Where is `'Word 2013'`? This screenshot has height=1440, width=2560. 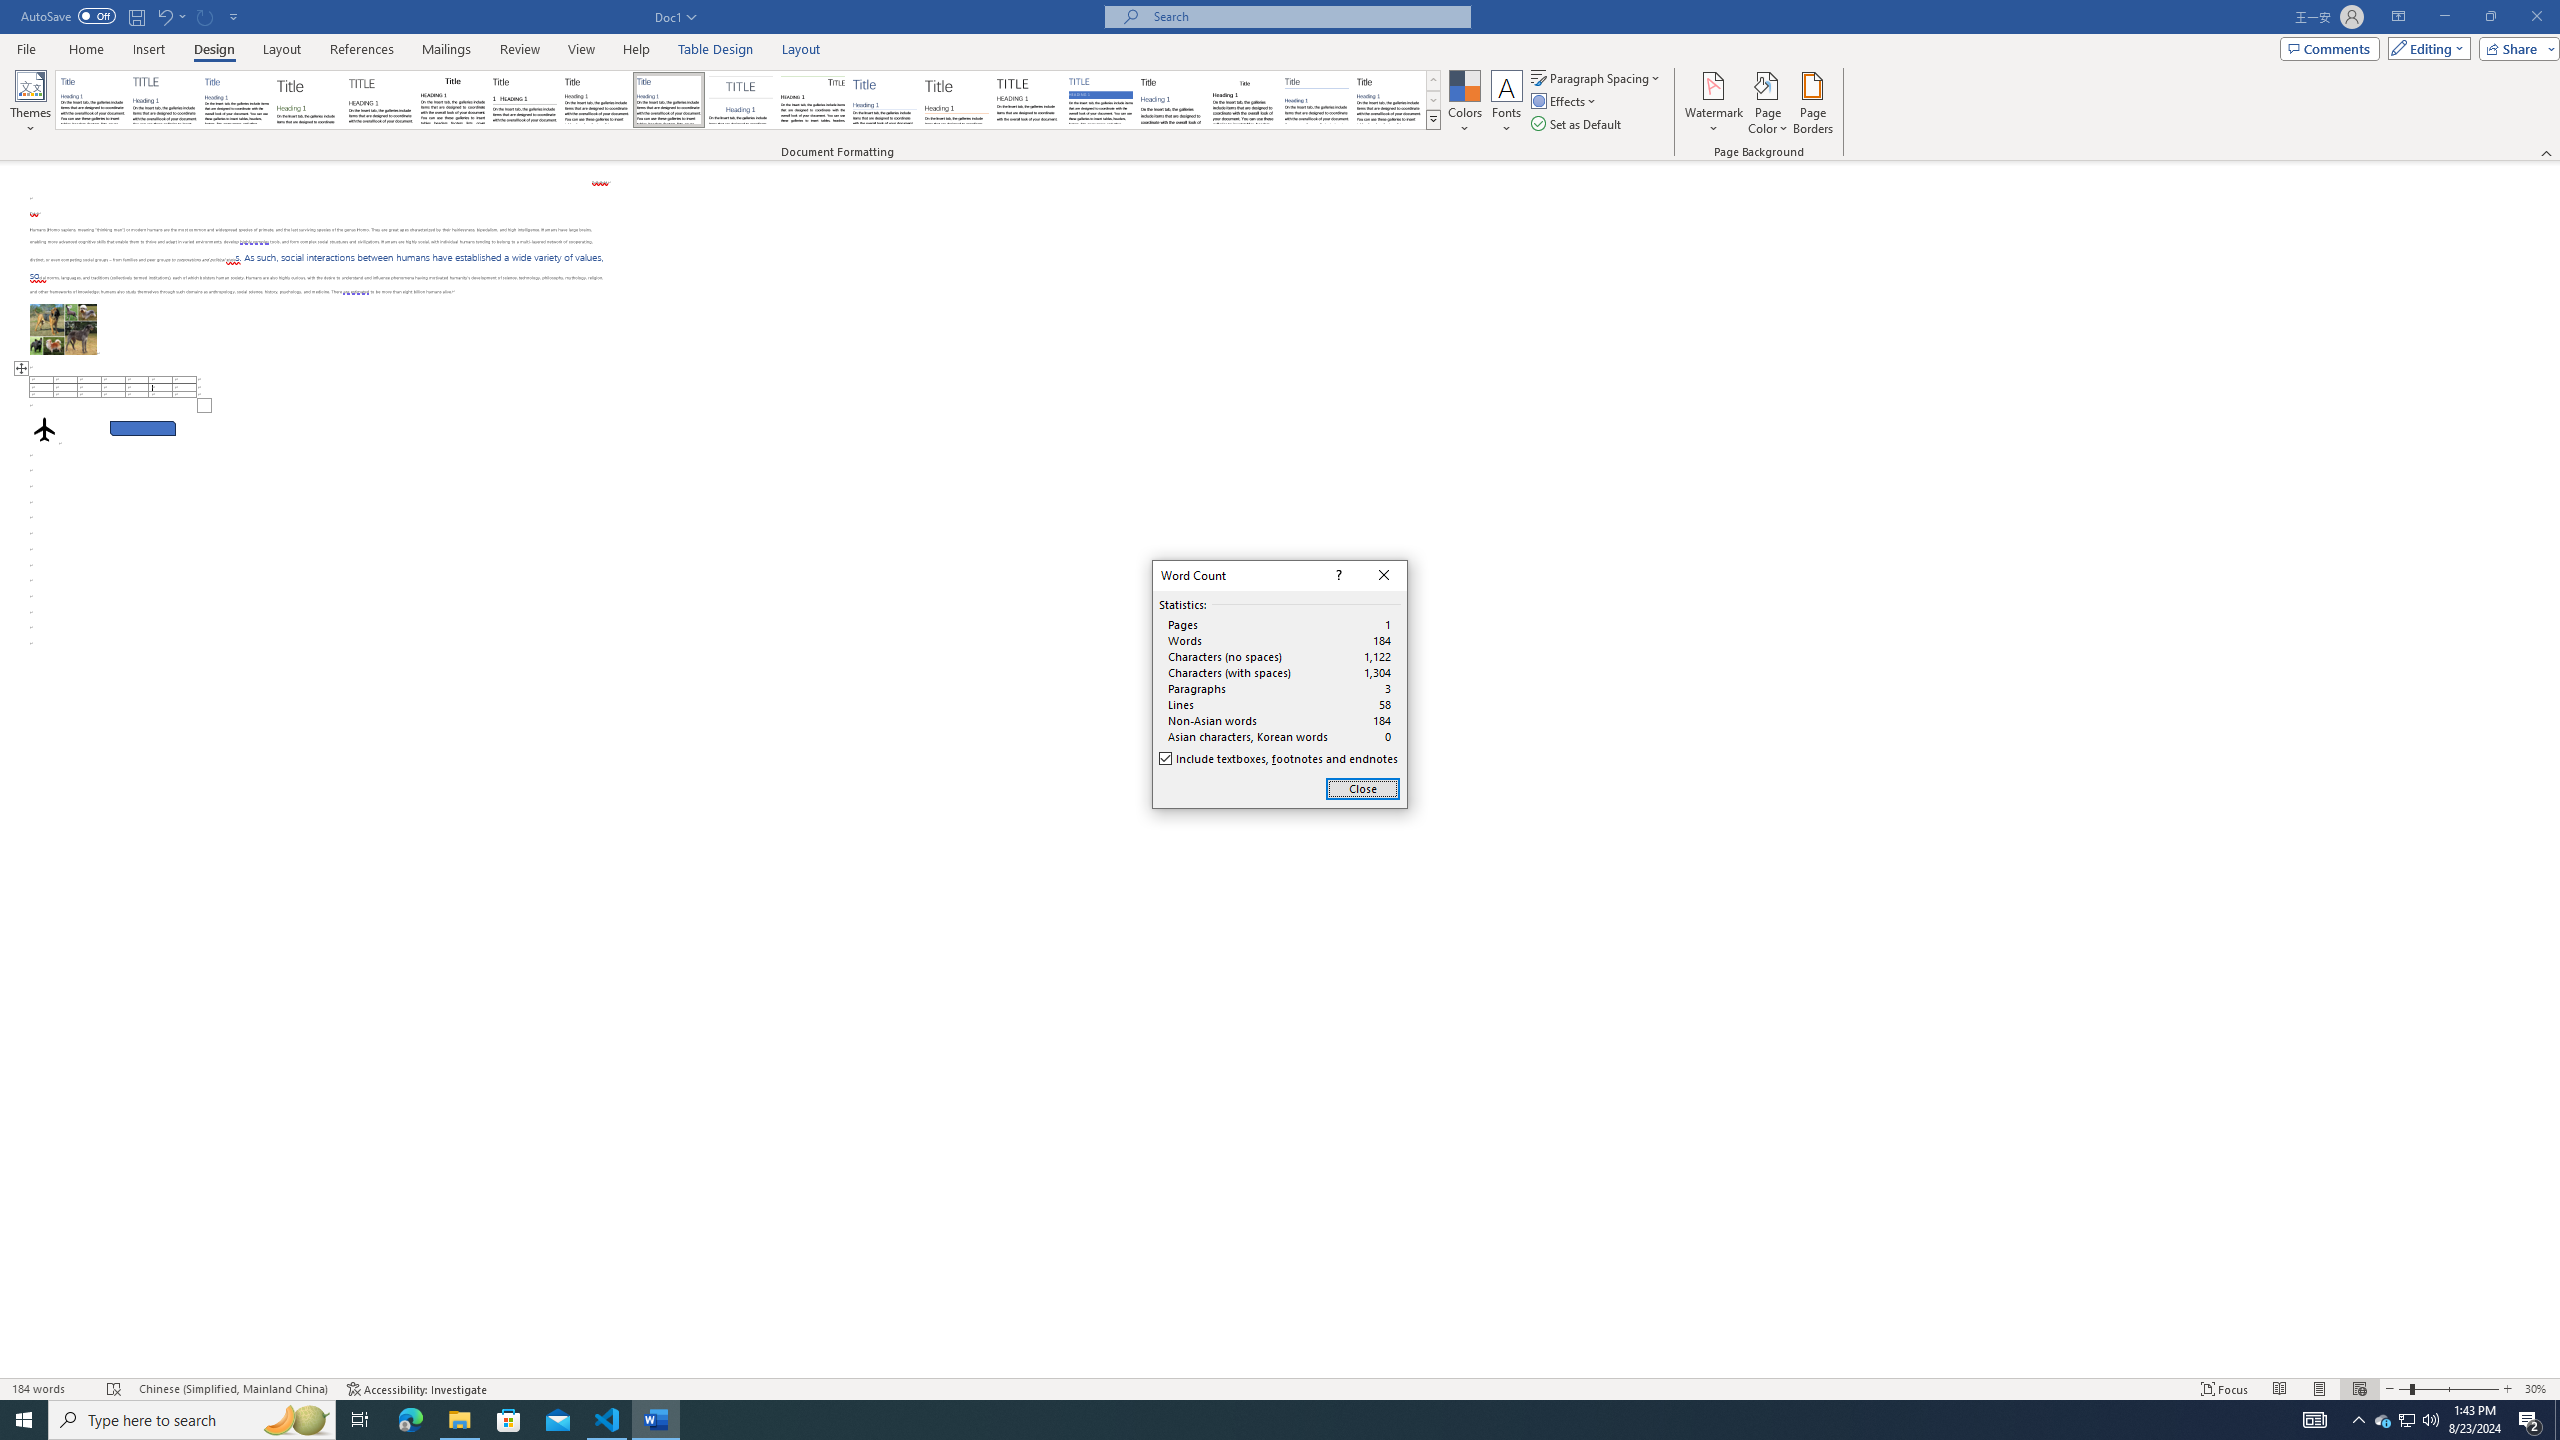
'Word 2013' is located at coordinates (1390, 99).